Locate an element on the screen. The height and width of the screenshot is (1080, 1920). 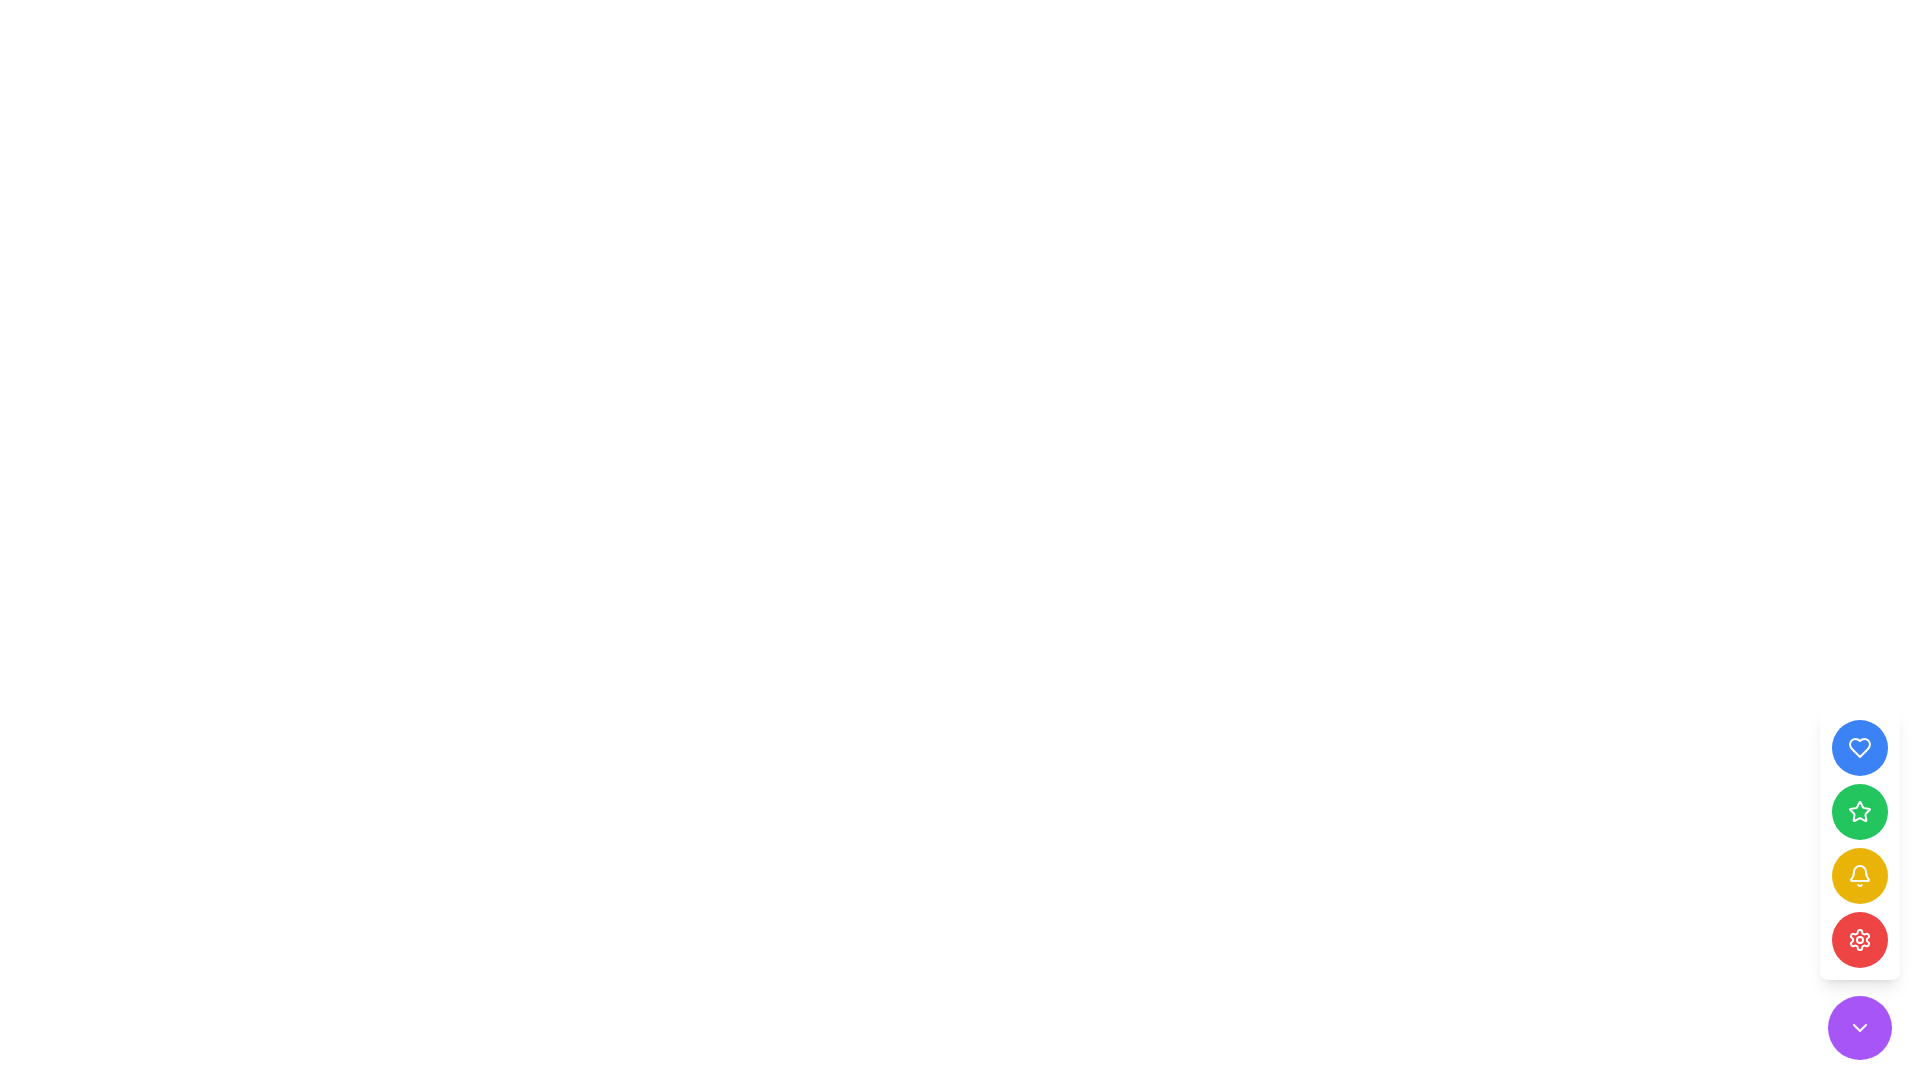
the third circular button with a bell icon on the right side of the interface is located at coordinates (1859, 874).